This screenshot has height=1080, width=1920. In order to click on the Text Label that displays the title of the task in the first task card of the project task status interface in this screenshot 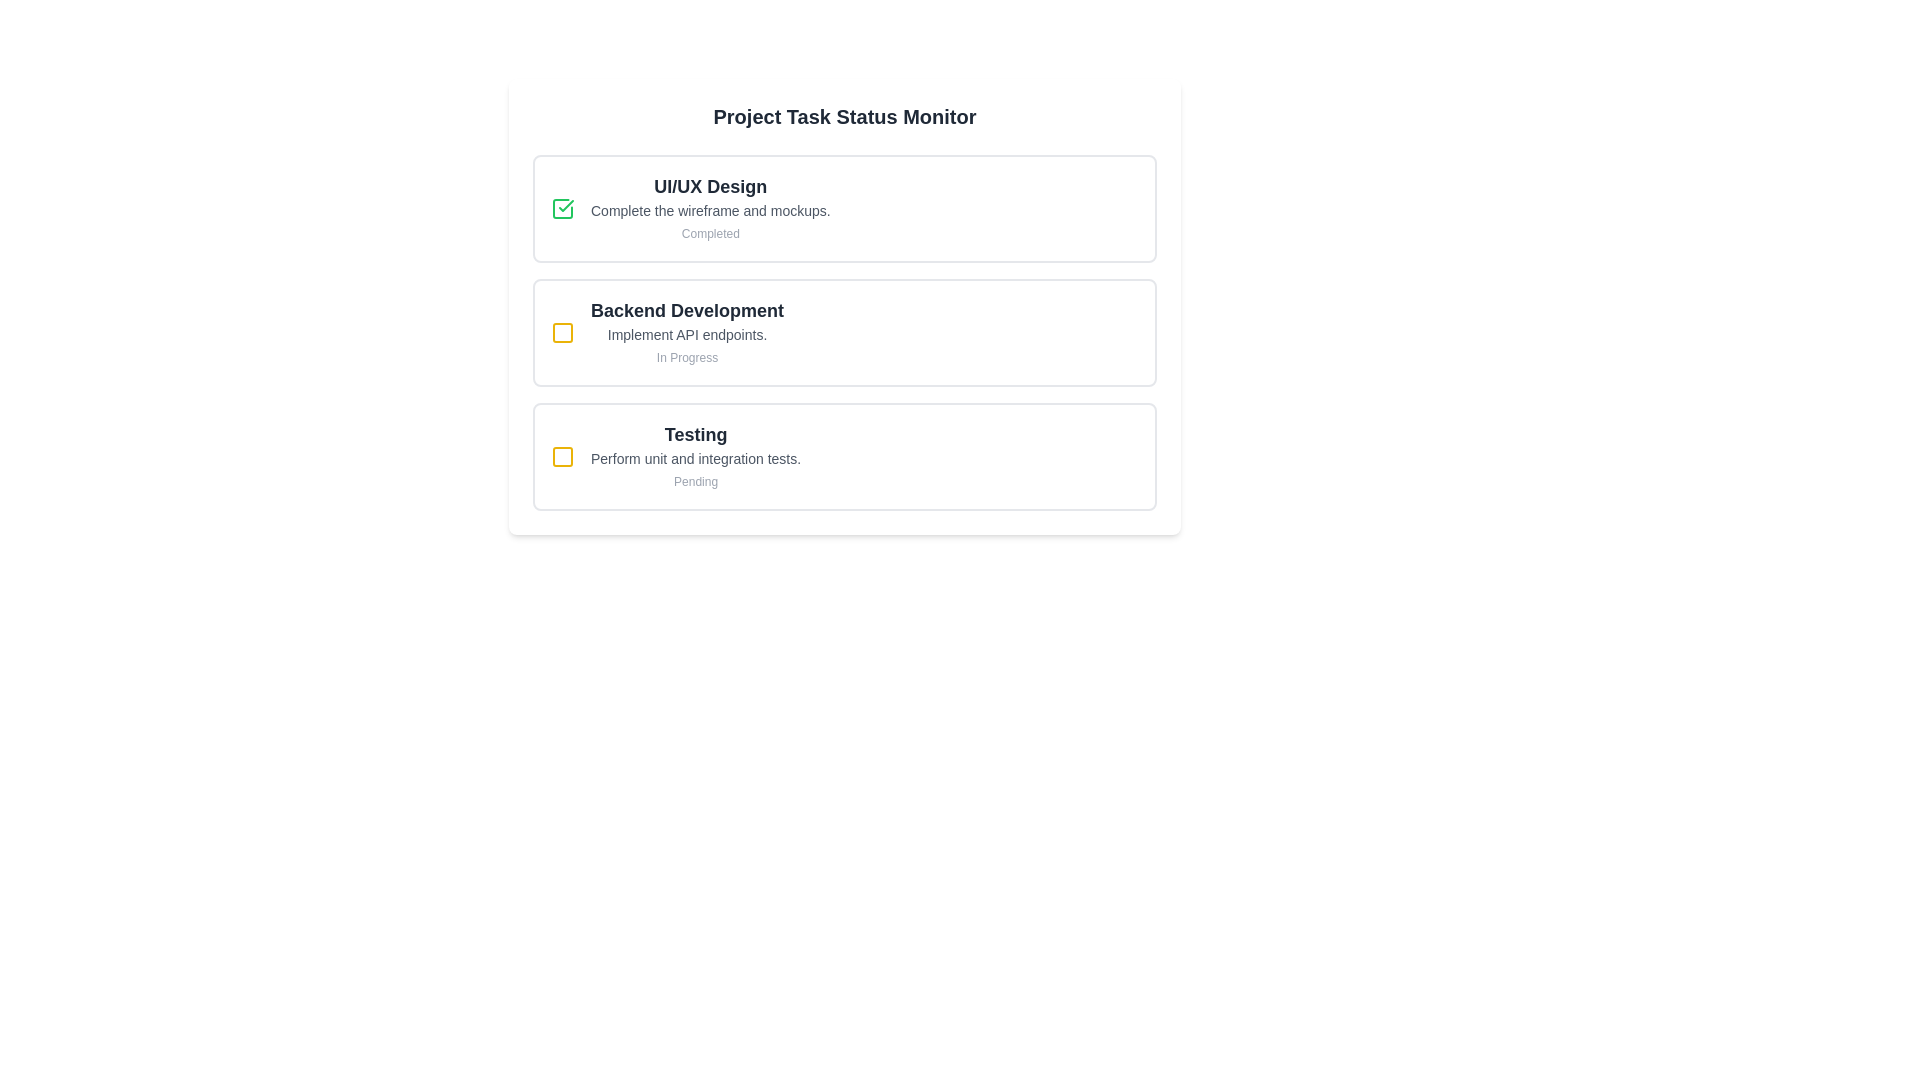, I will do `click(710, 186)`.